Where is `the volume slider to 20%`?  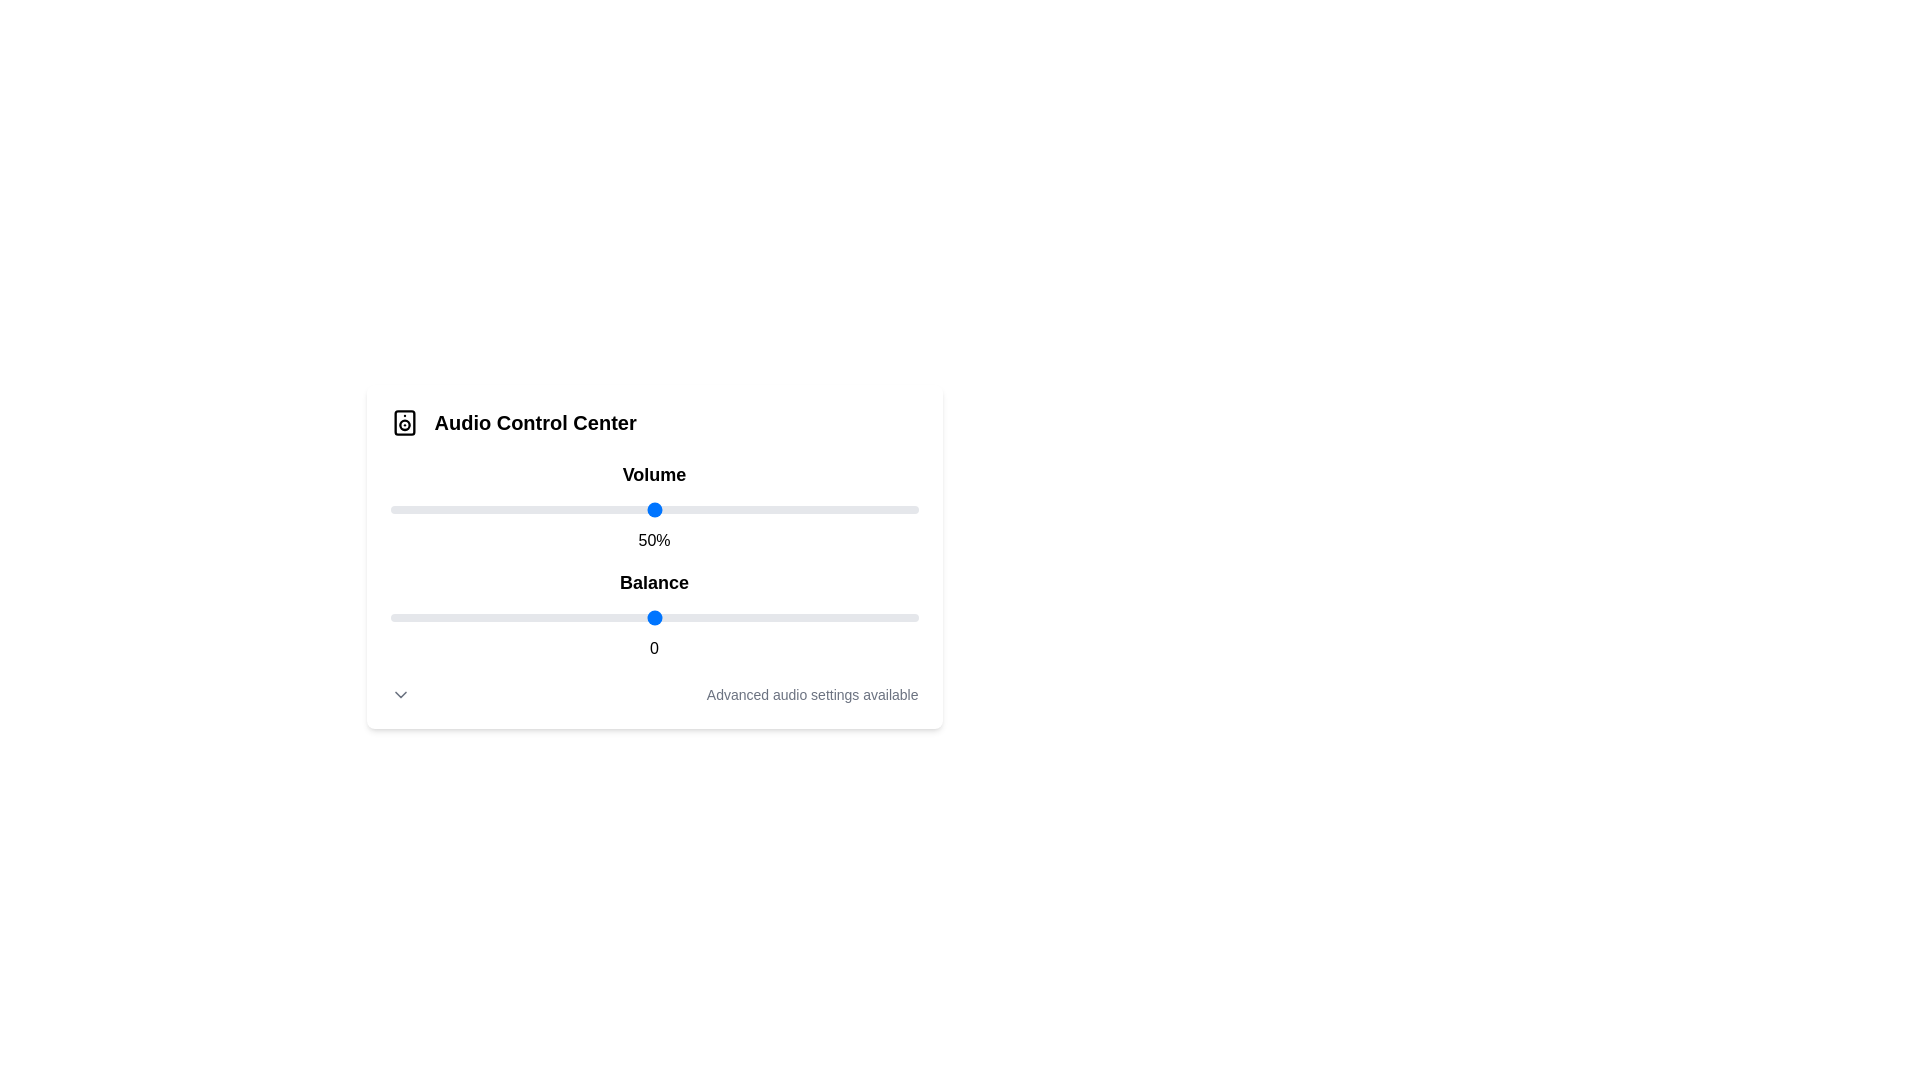 the volume slider to 20% is located at coordinates (496, 508).